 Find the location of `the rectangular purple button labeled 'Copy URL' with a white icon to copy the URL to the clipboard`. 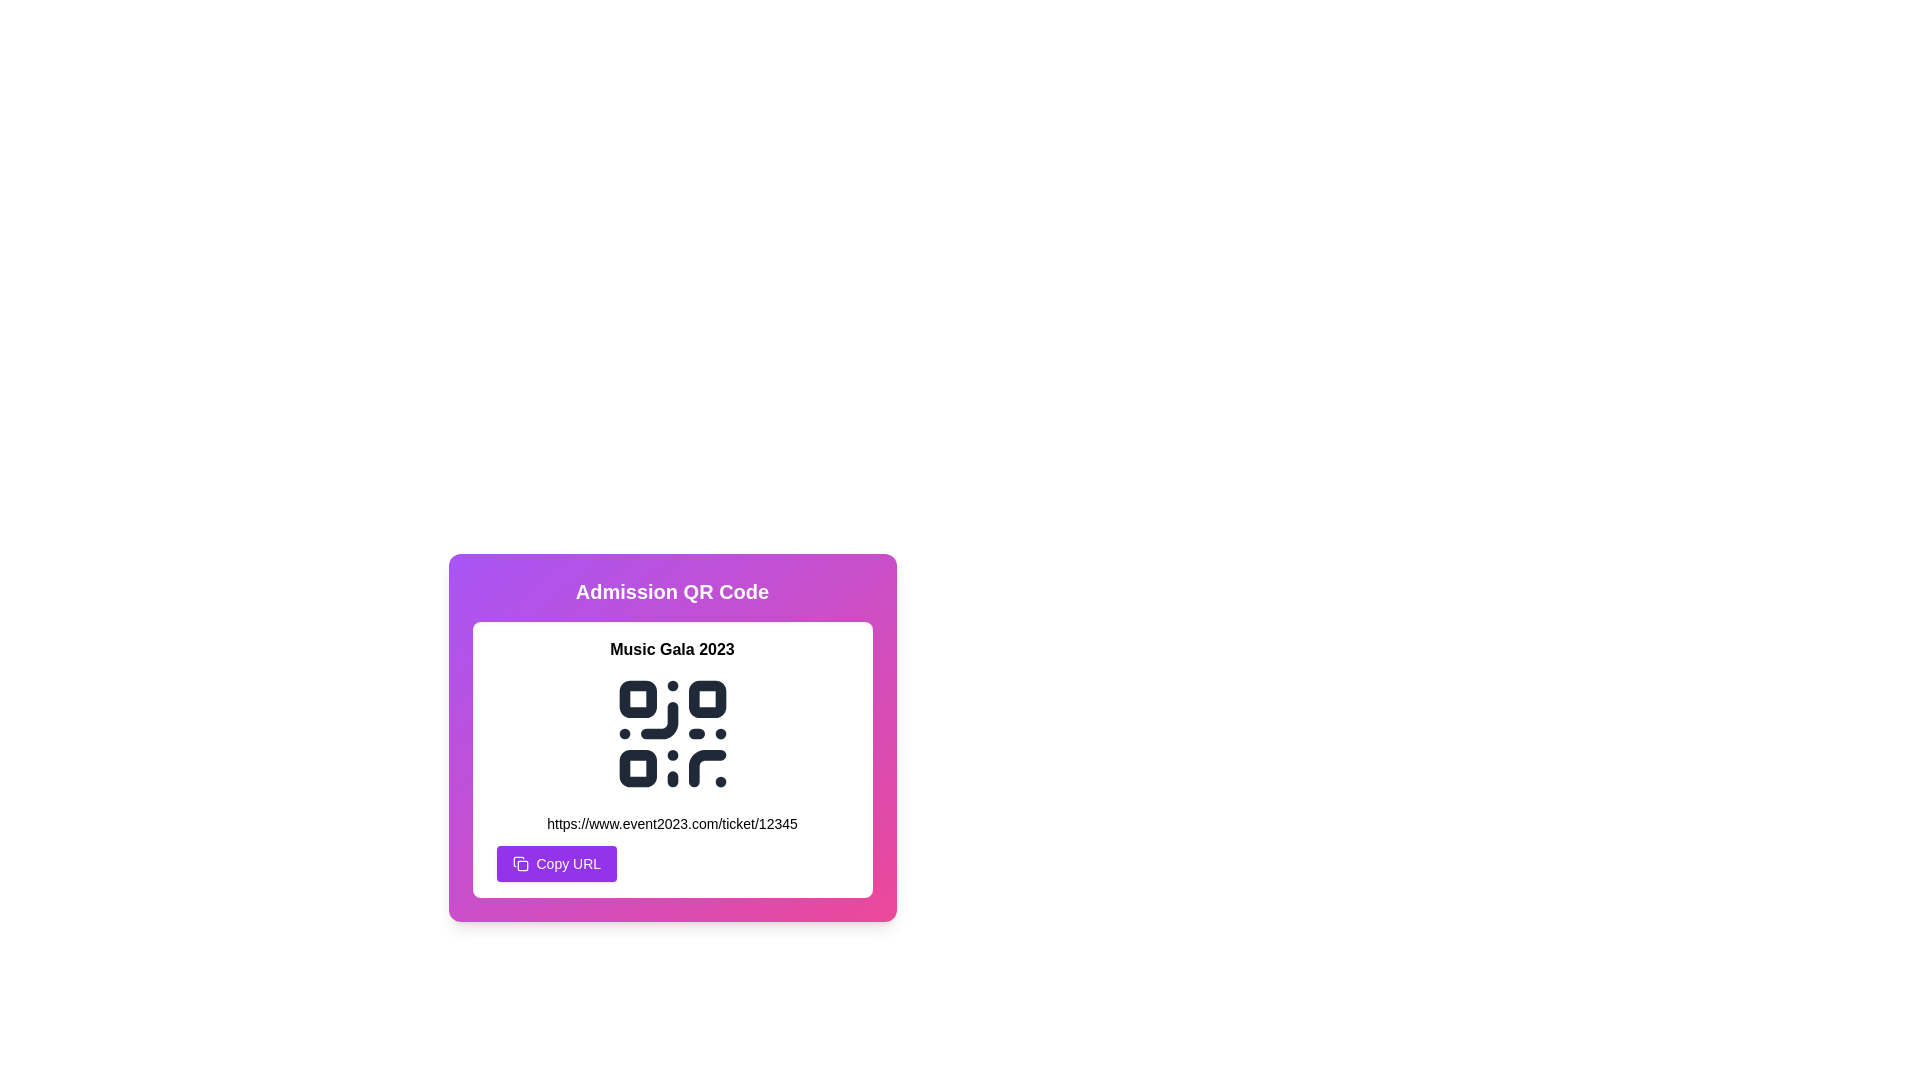

the rectangular purple button labeled 'Copy URL' with a white icon to copy the URL to the clipboard is located at coordinates (556, 863).